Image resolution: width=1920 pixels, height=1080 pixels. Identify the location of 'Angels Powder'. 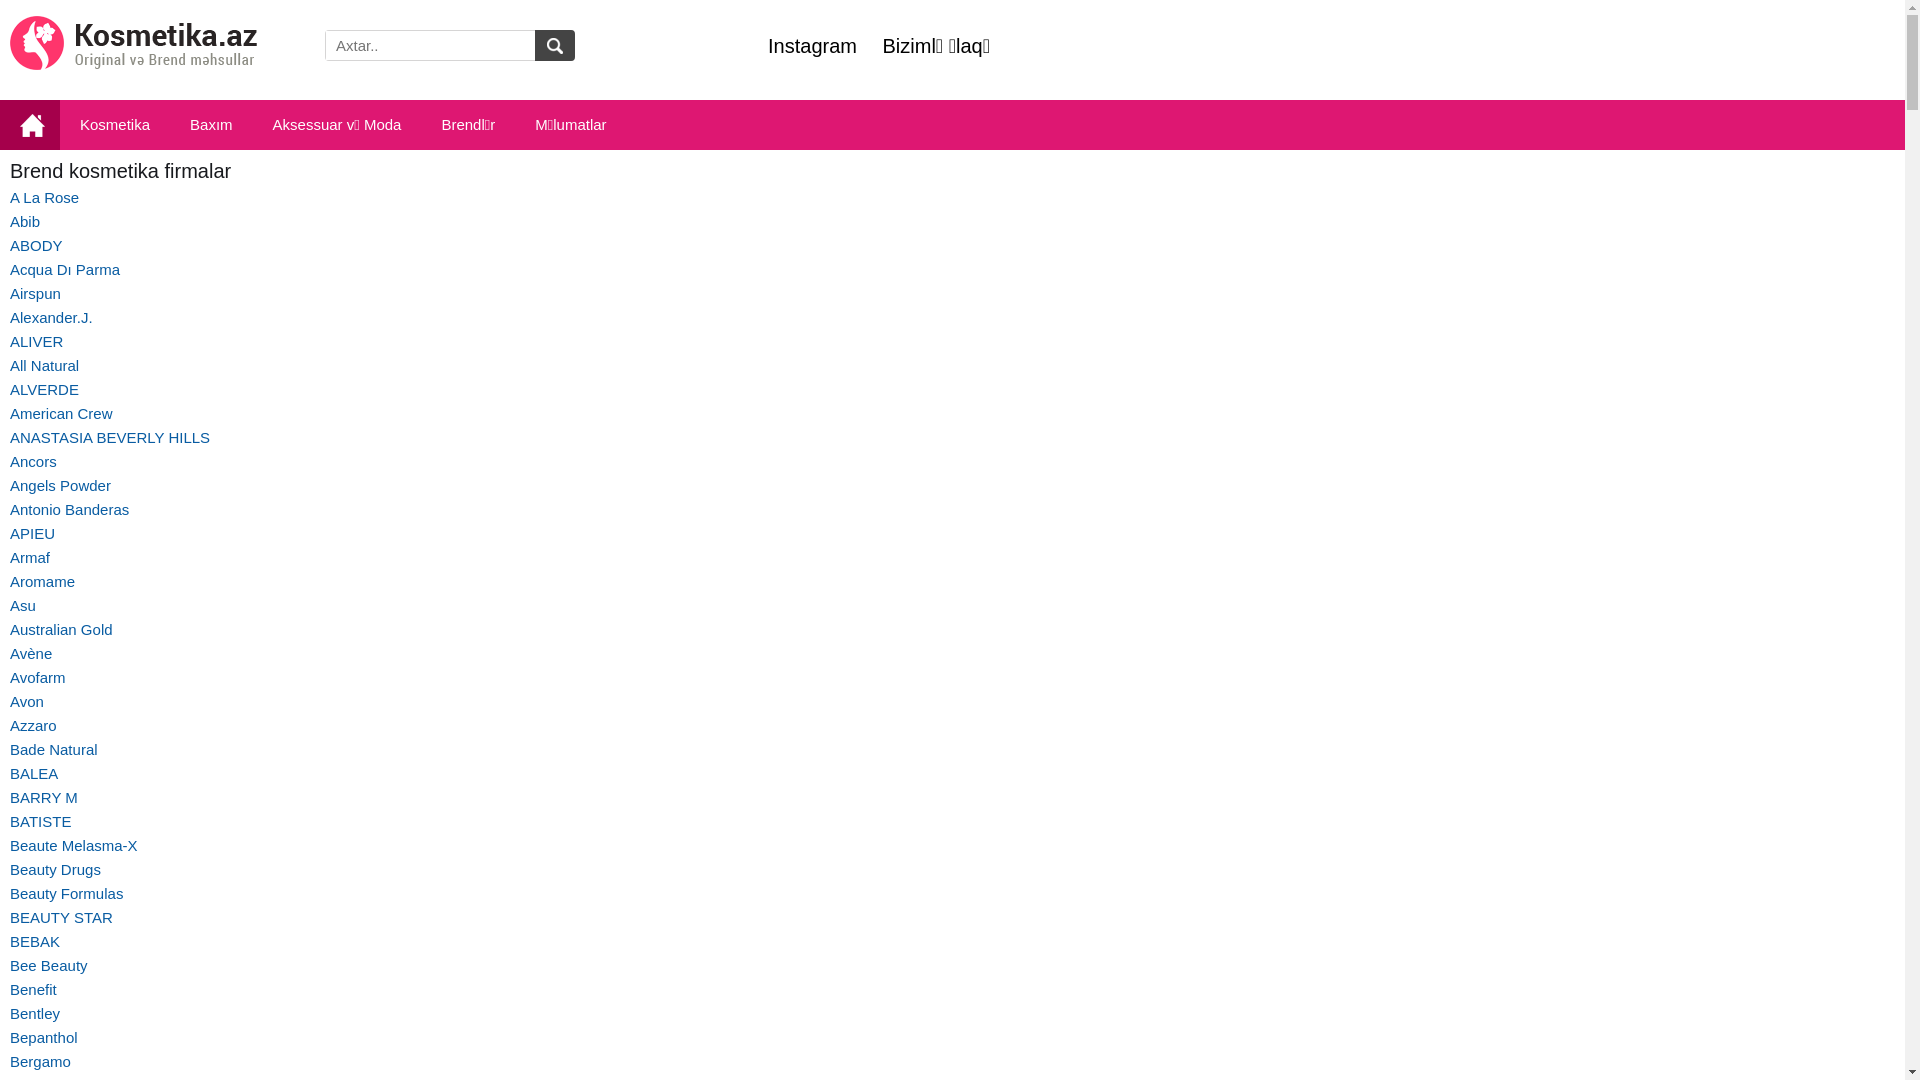
(9, 485).